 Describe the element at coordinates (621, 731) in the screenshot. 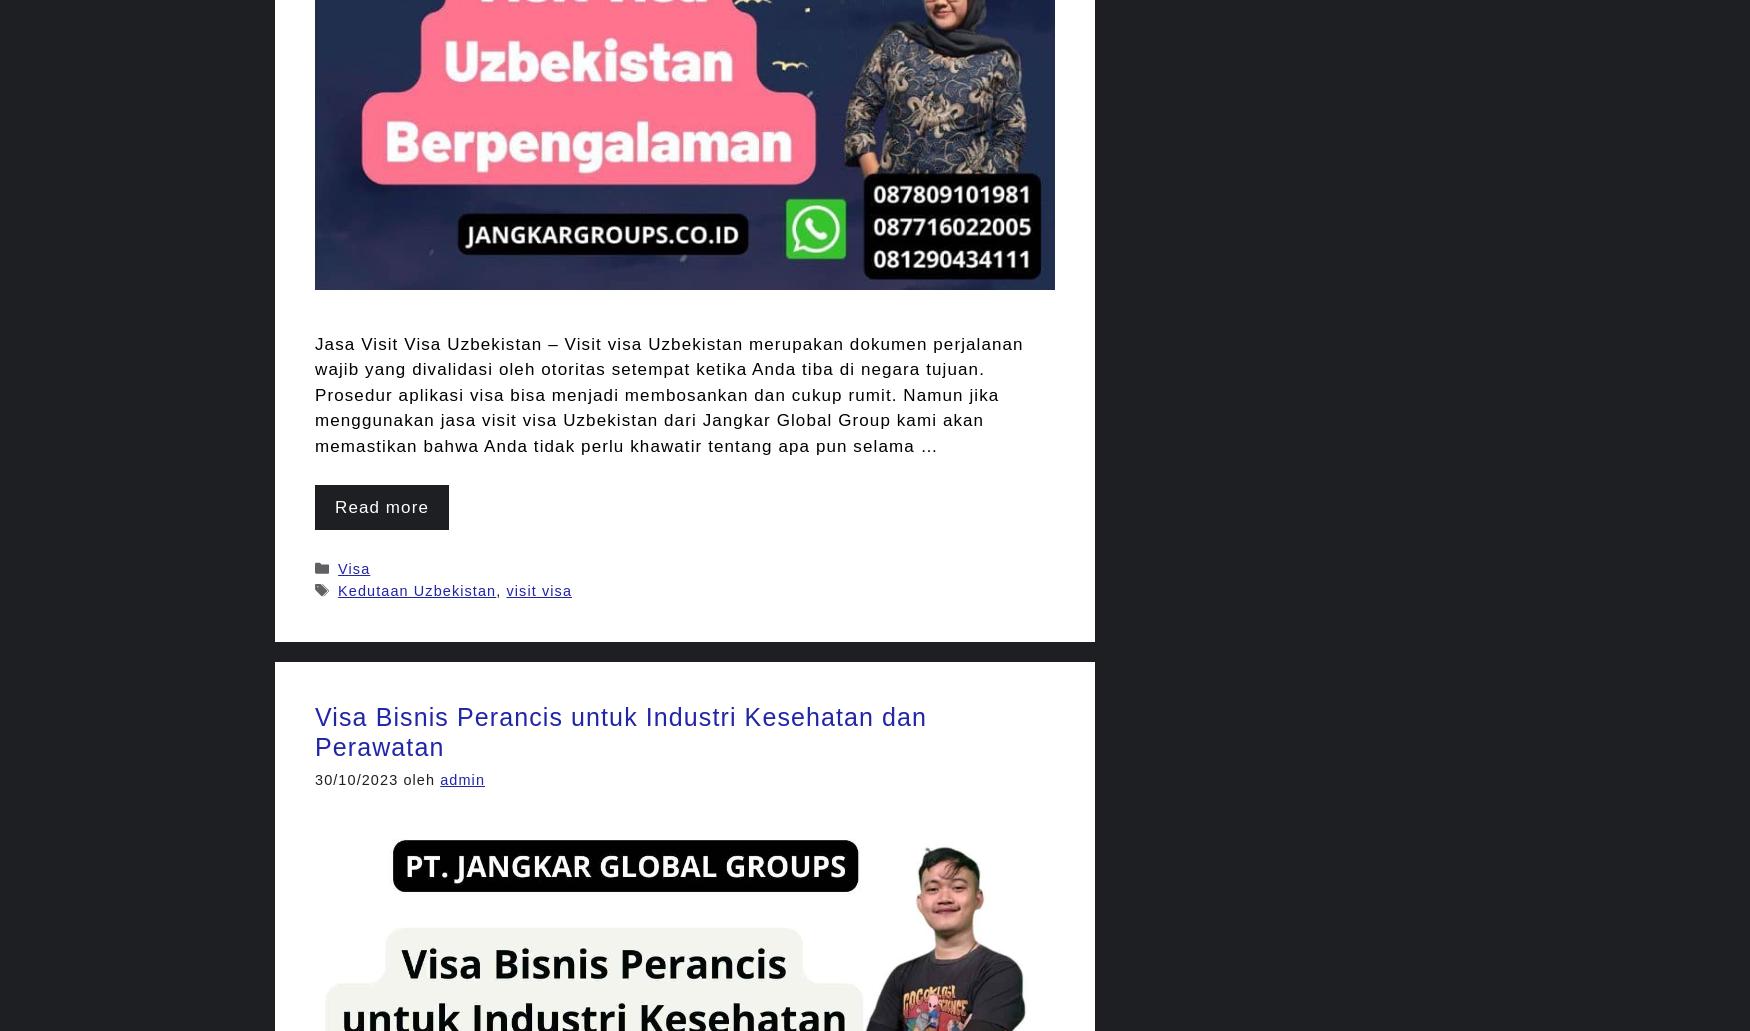

I see `'Visa Bisnis Perancis untuk Industri Kesehatan dan Perawatan'` at that location.